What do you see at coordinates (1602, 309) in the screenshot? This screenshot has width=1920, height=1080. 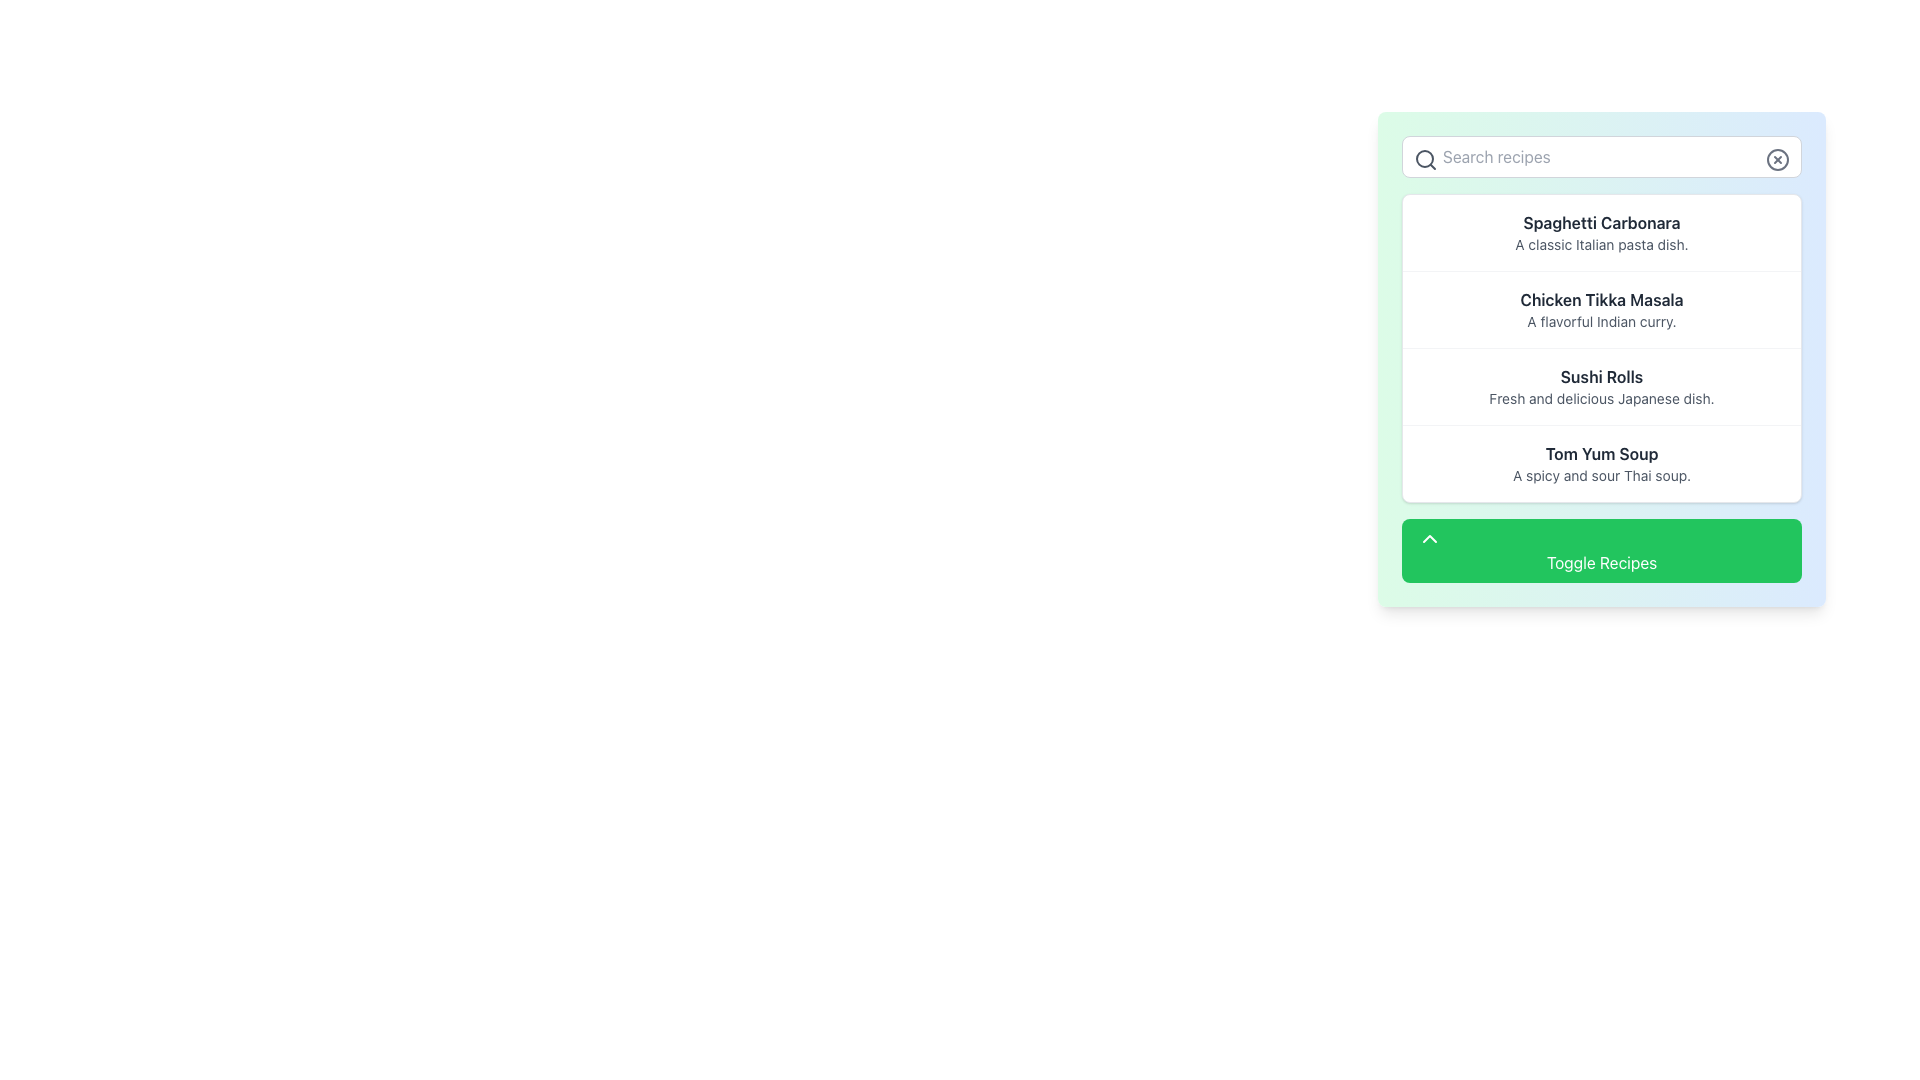 I see `the static text element that summarizes the 'Chicken Tikka Masala' dish, which is the second item in the recipe list, positioned between 'Spaghetti Carbonara' and 'Sushi Rolls'` at bounding box center [1602, 309].